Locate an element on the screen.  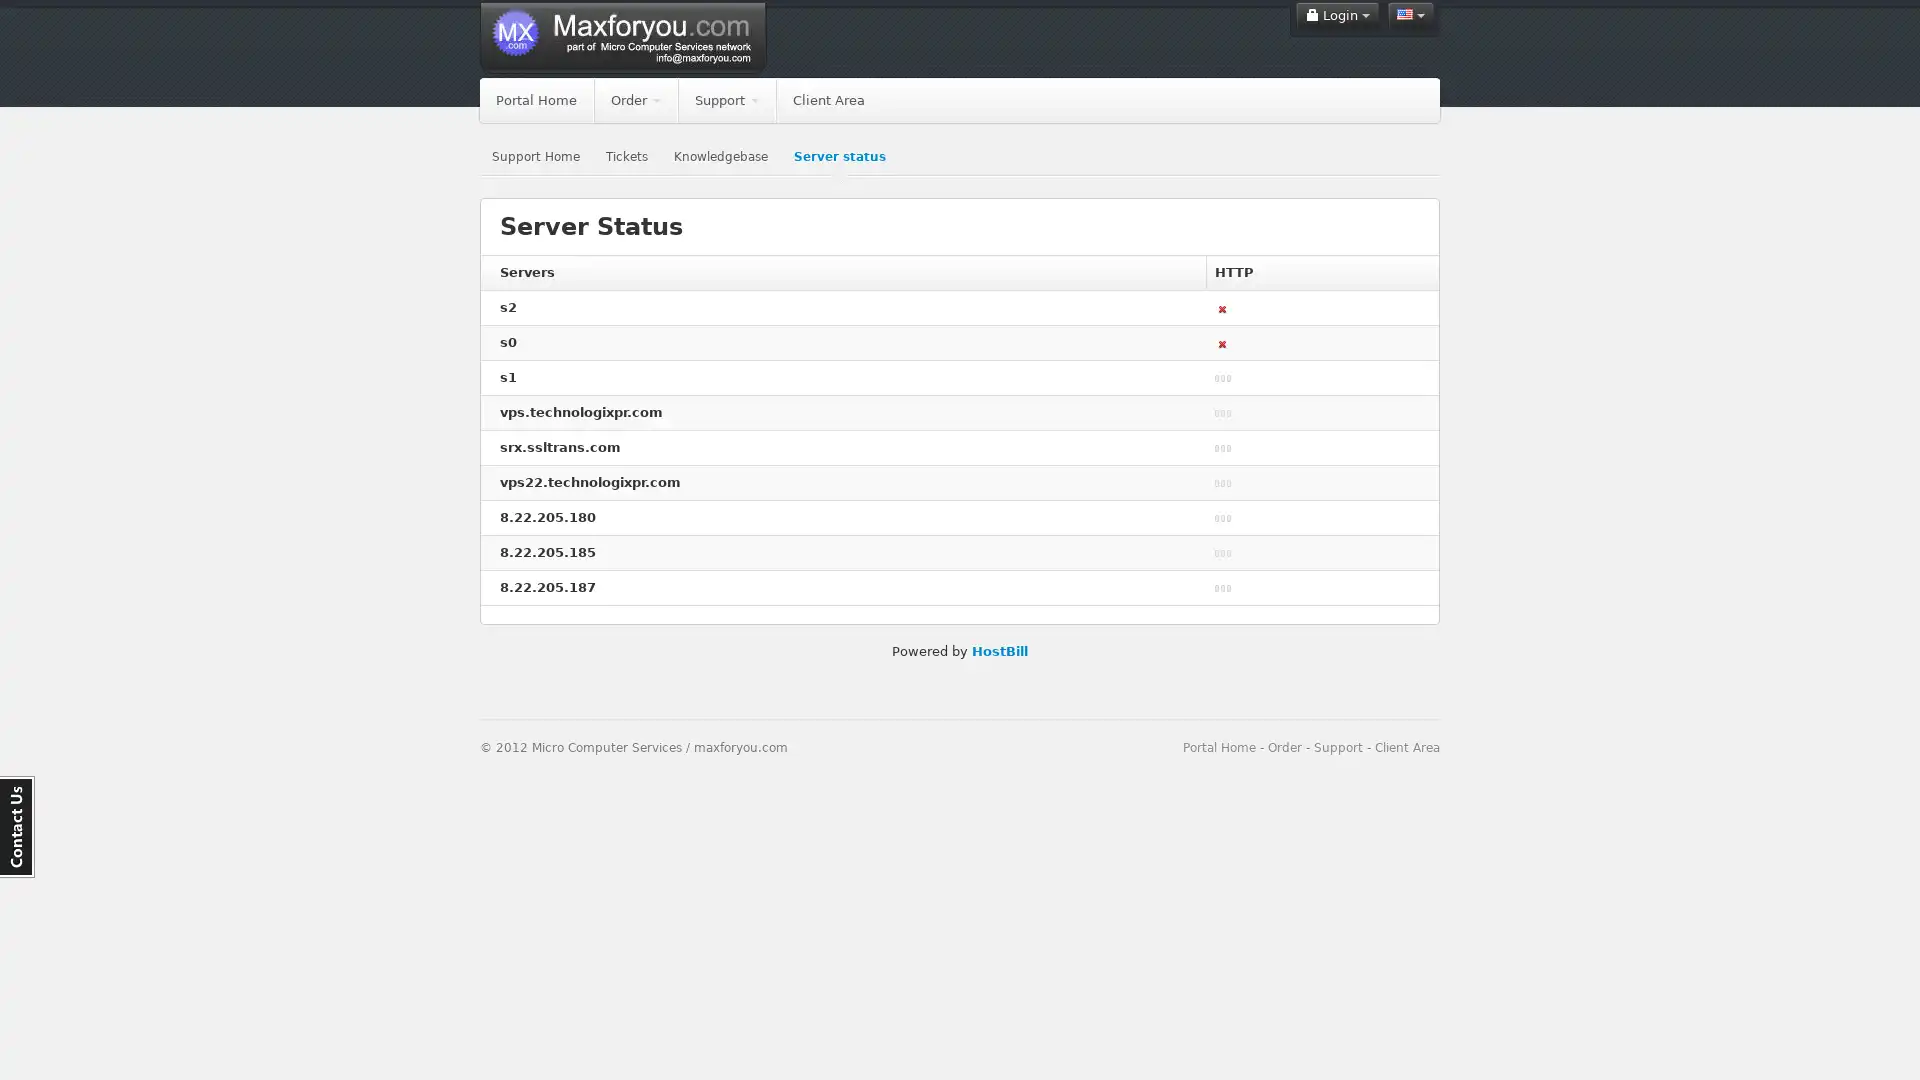
Login is located at coordinates (1337, 15).